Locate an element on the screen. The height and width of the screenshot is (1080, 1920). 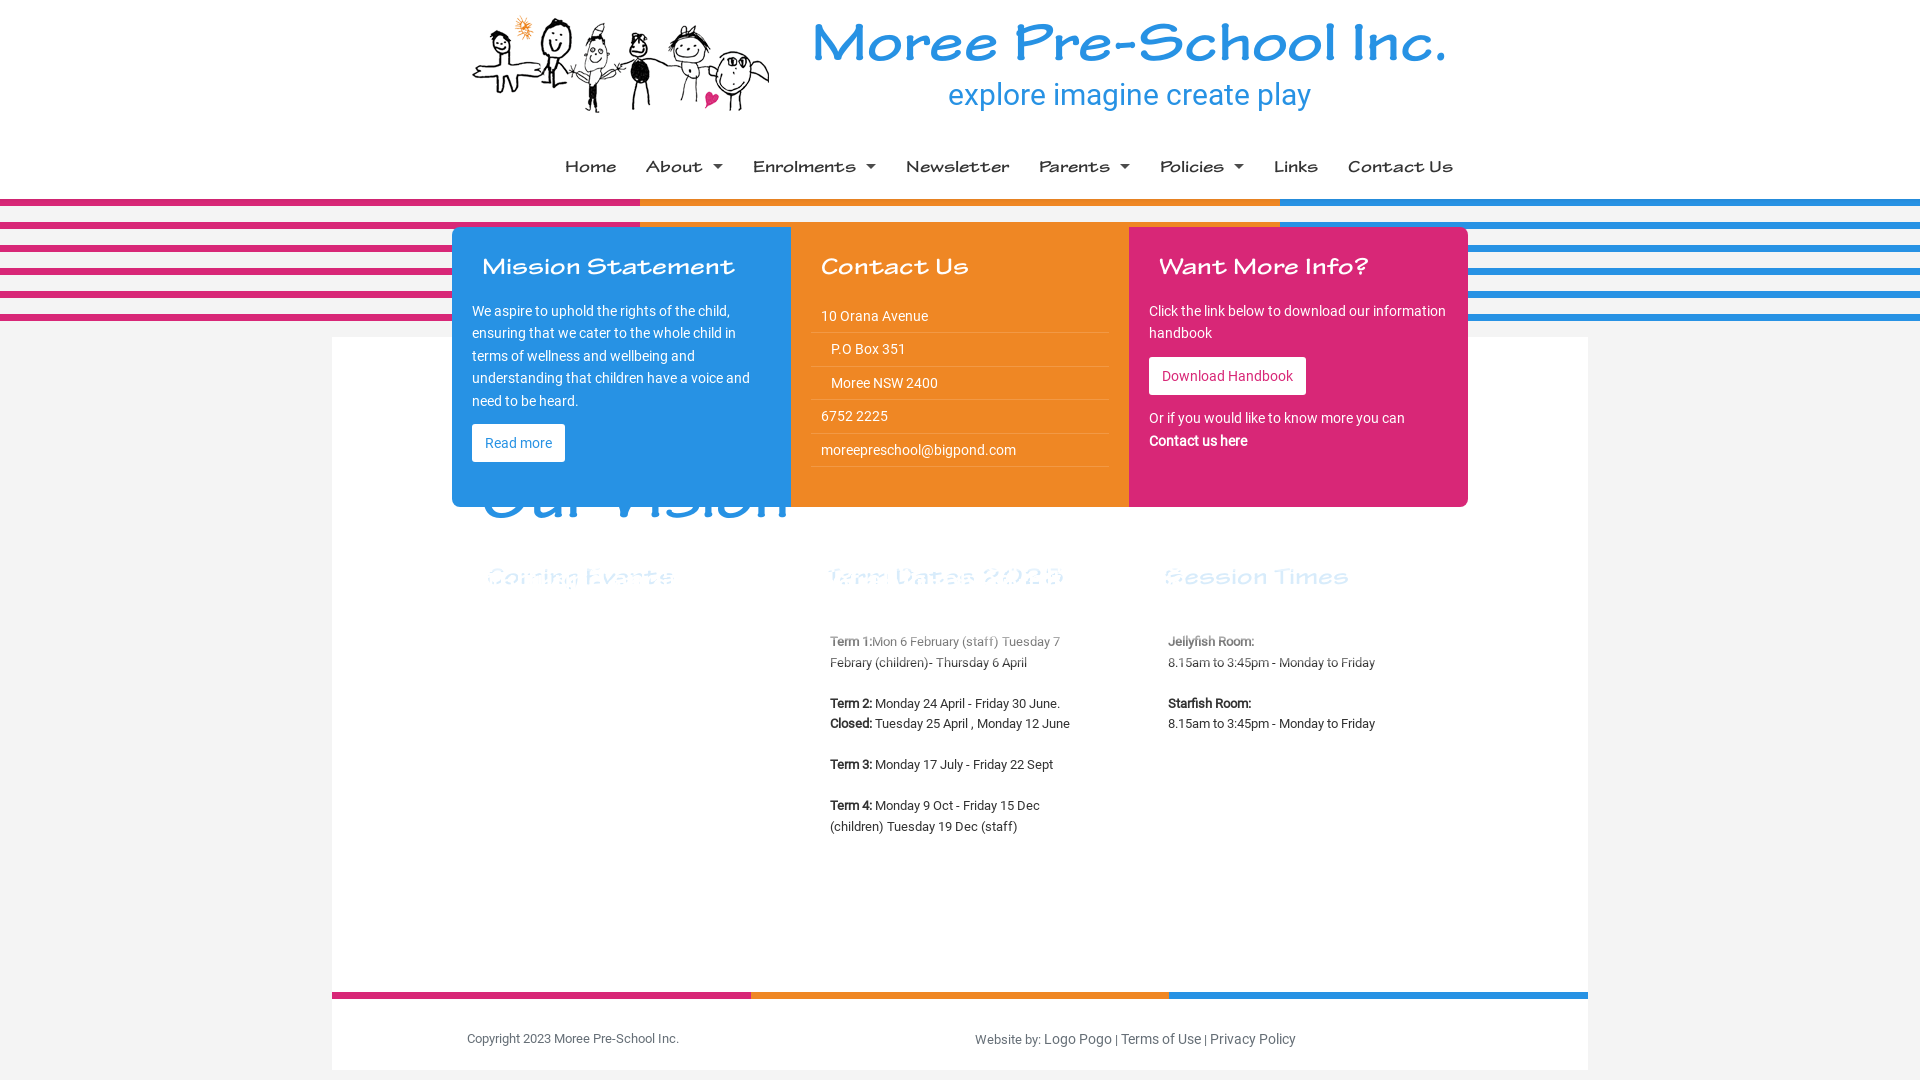
'When you are ready to start at Pre-School' is located at coordinates (1083, 525).